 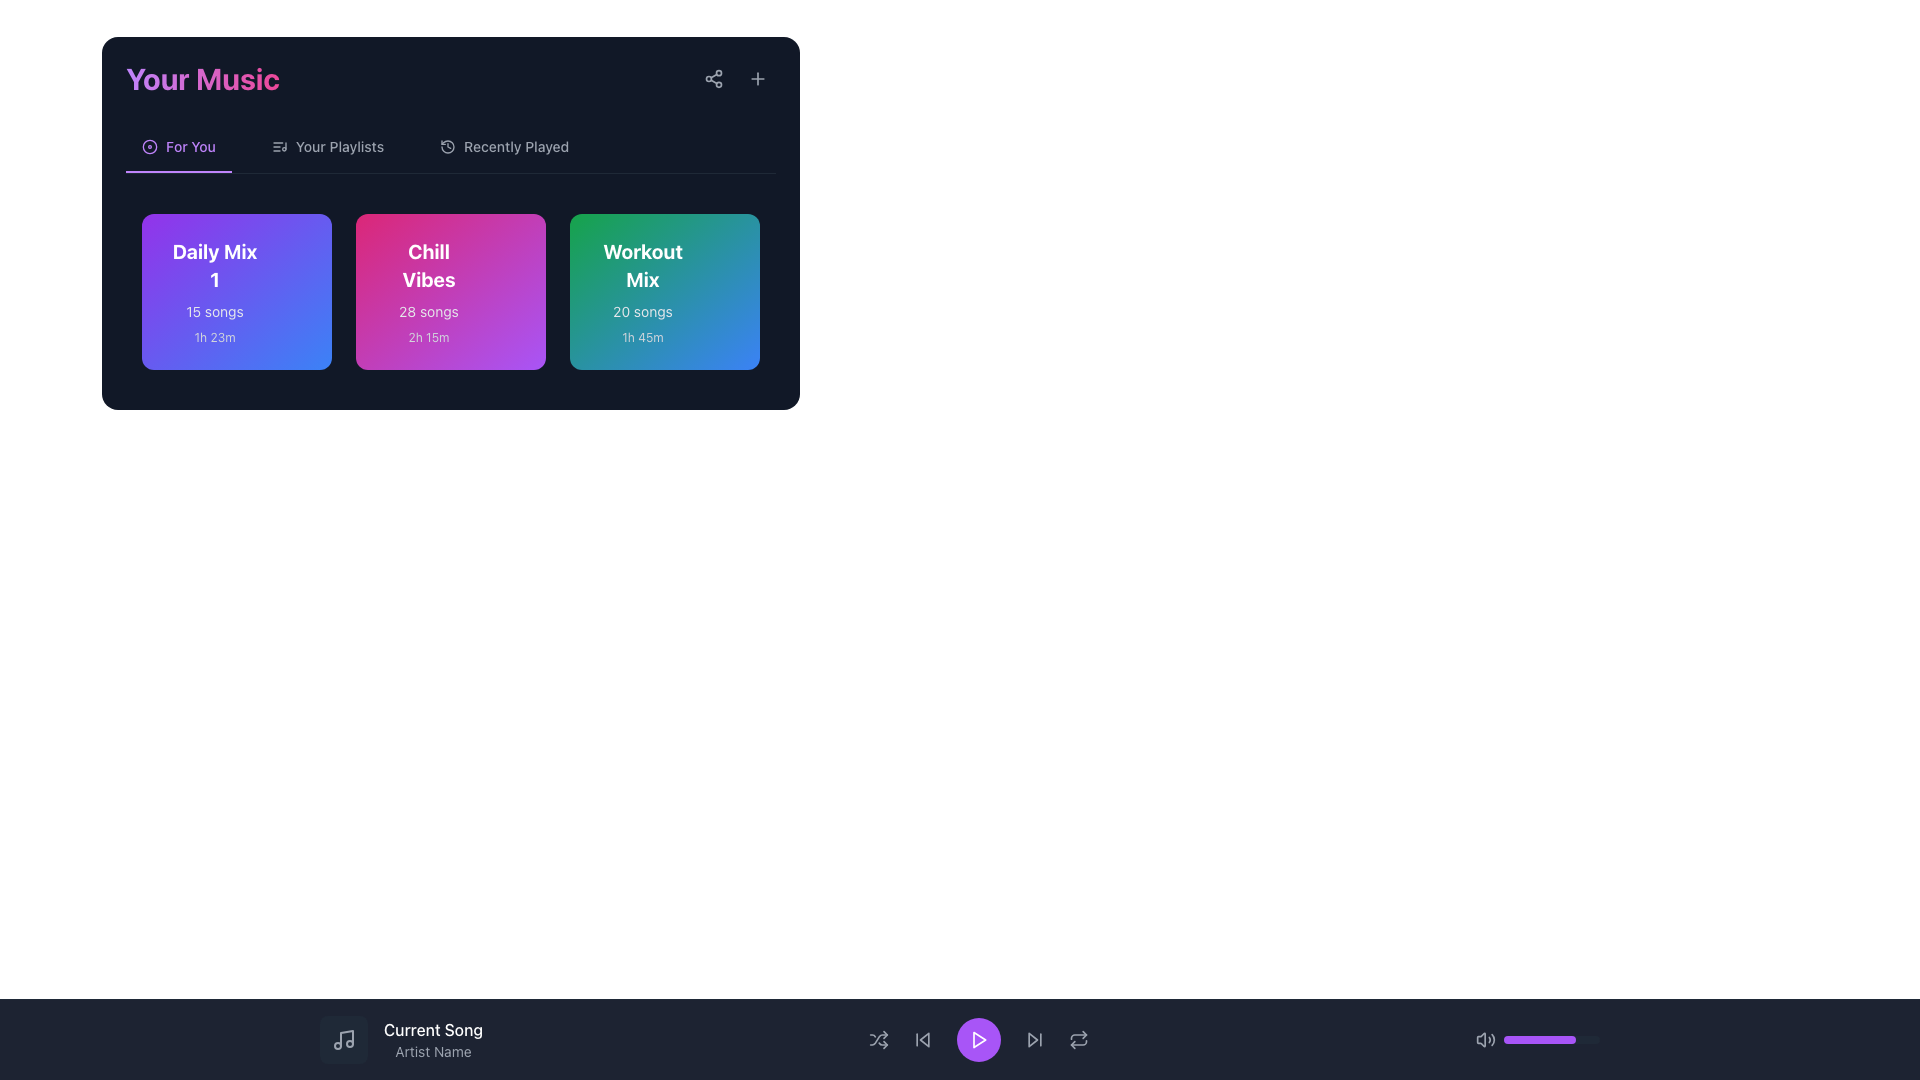 What do you see at coordinates (215, 337) in the screenshot?
I see `the text label displaying '1h 23m' which is styled in gray and positioned below the '15 songs' title in the 'Daily Mix 1' playlist card` at bounding box center [215, 337].